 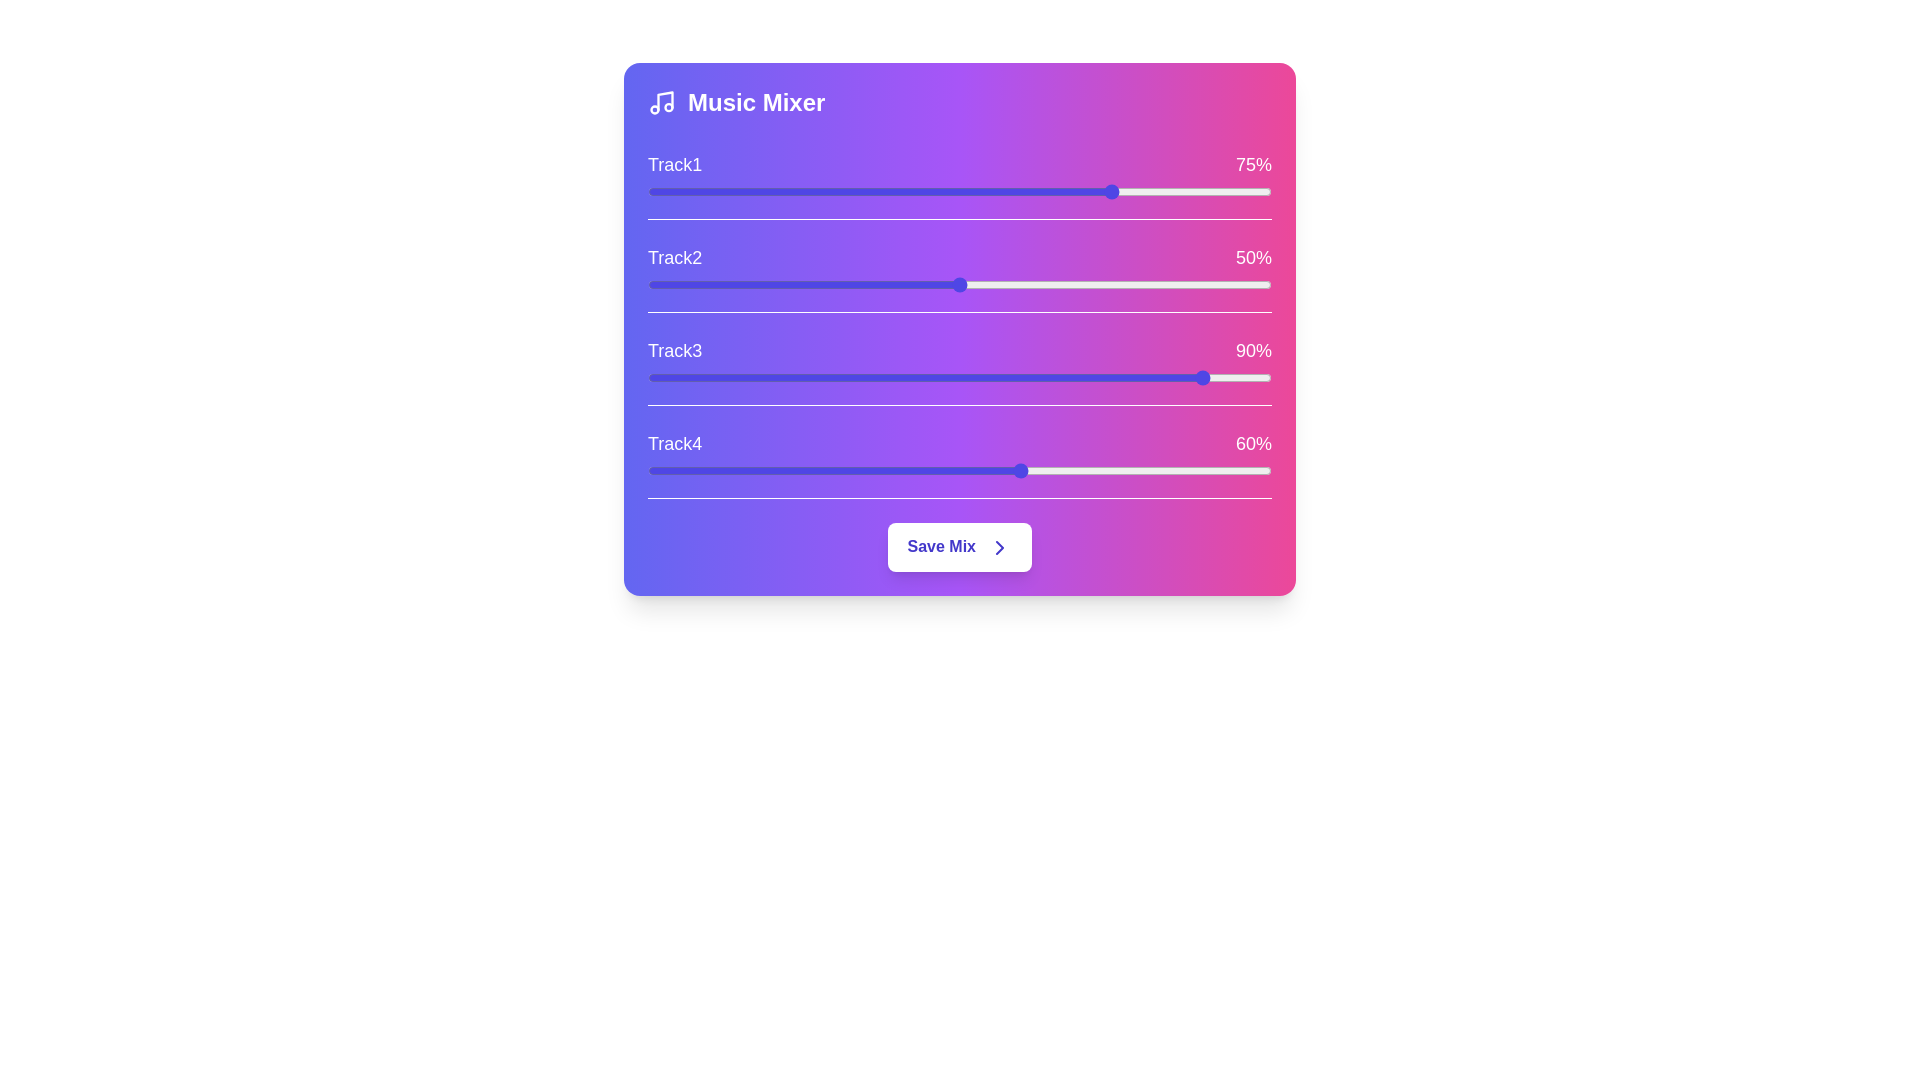 I want to click on the slider for Track1 to set its level to 42, so click(x=909, y=192).